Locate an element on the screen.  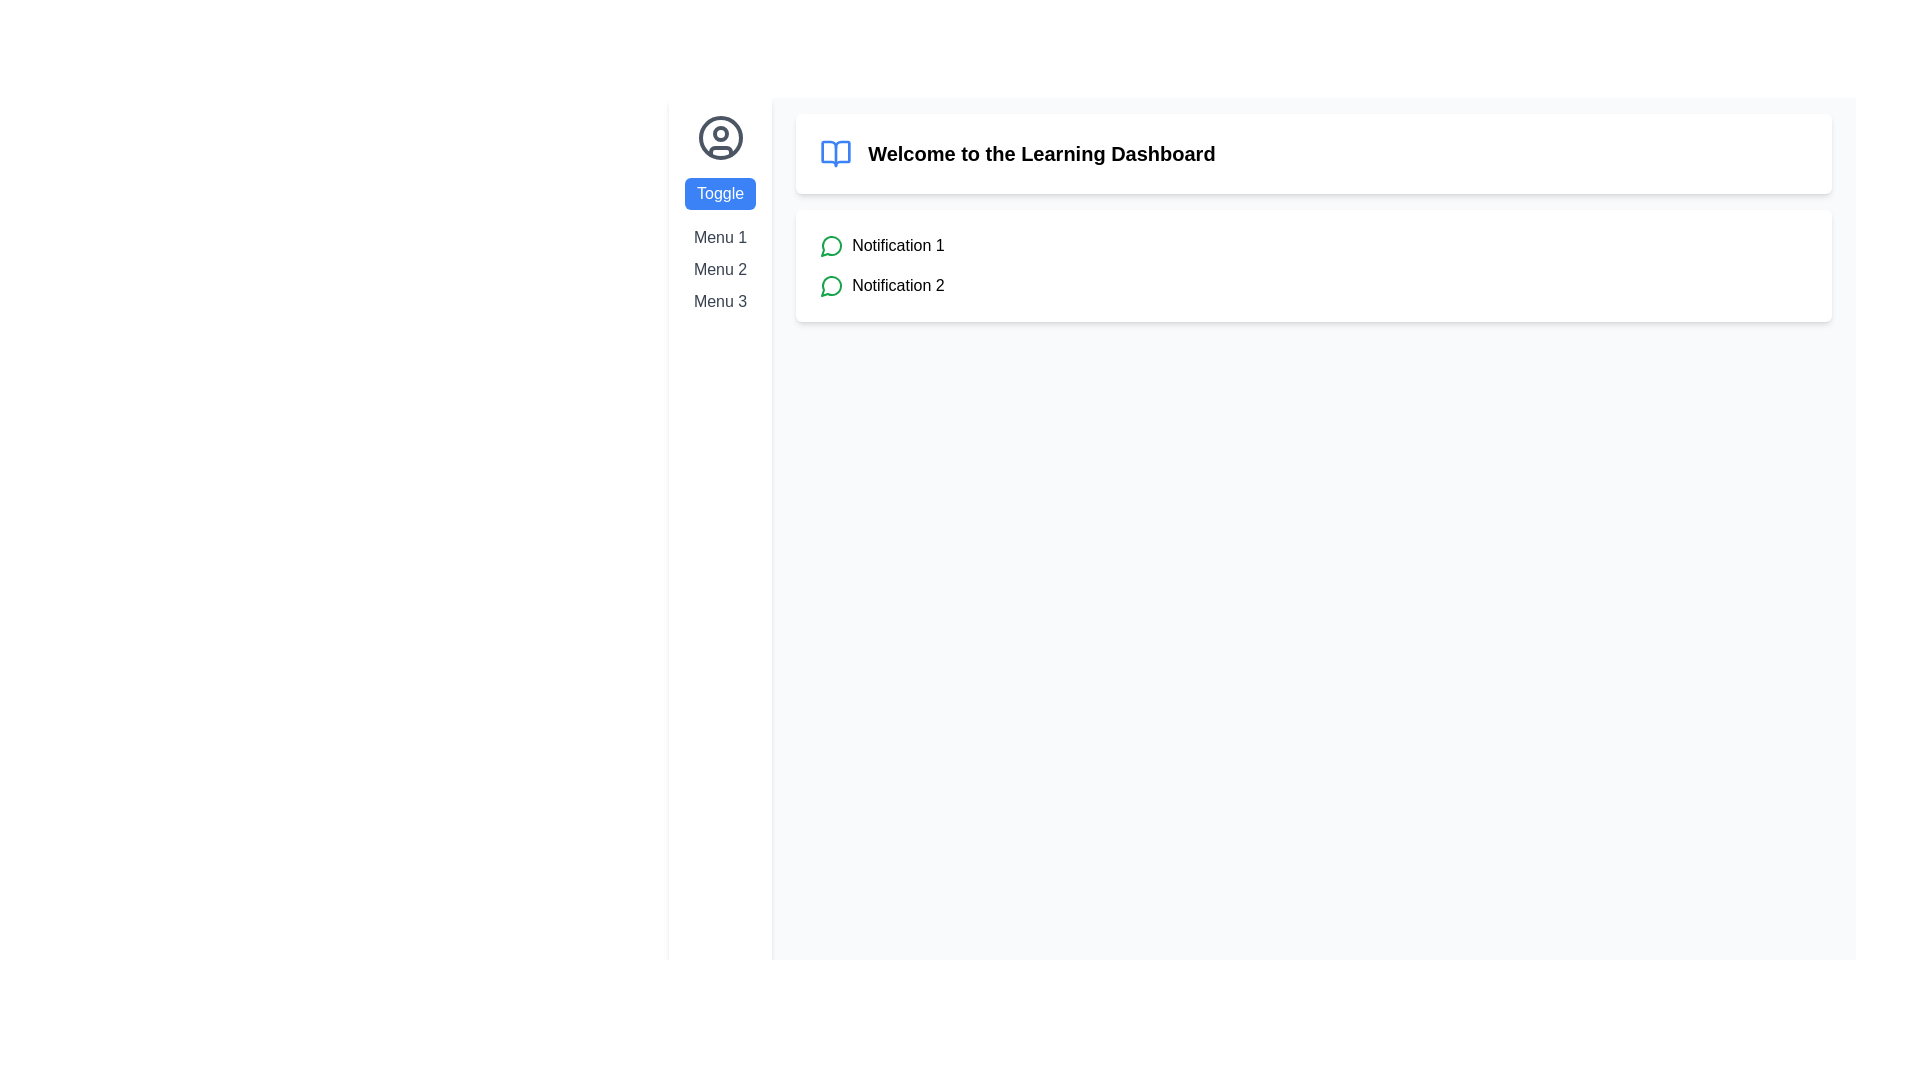
the user profile image represented by the Circle within the SVG structure located in the top-left corner of the application interface is located at coordinates (720, 137).